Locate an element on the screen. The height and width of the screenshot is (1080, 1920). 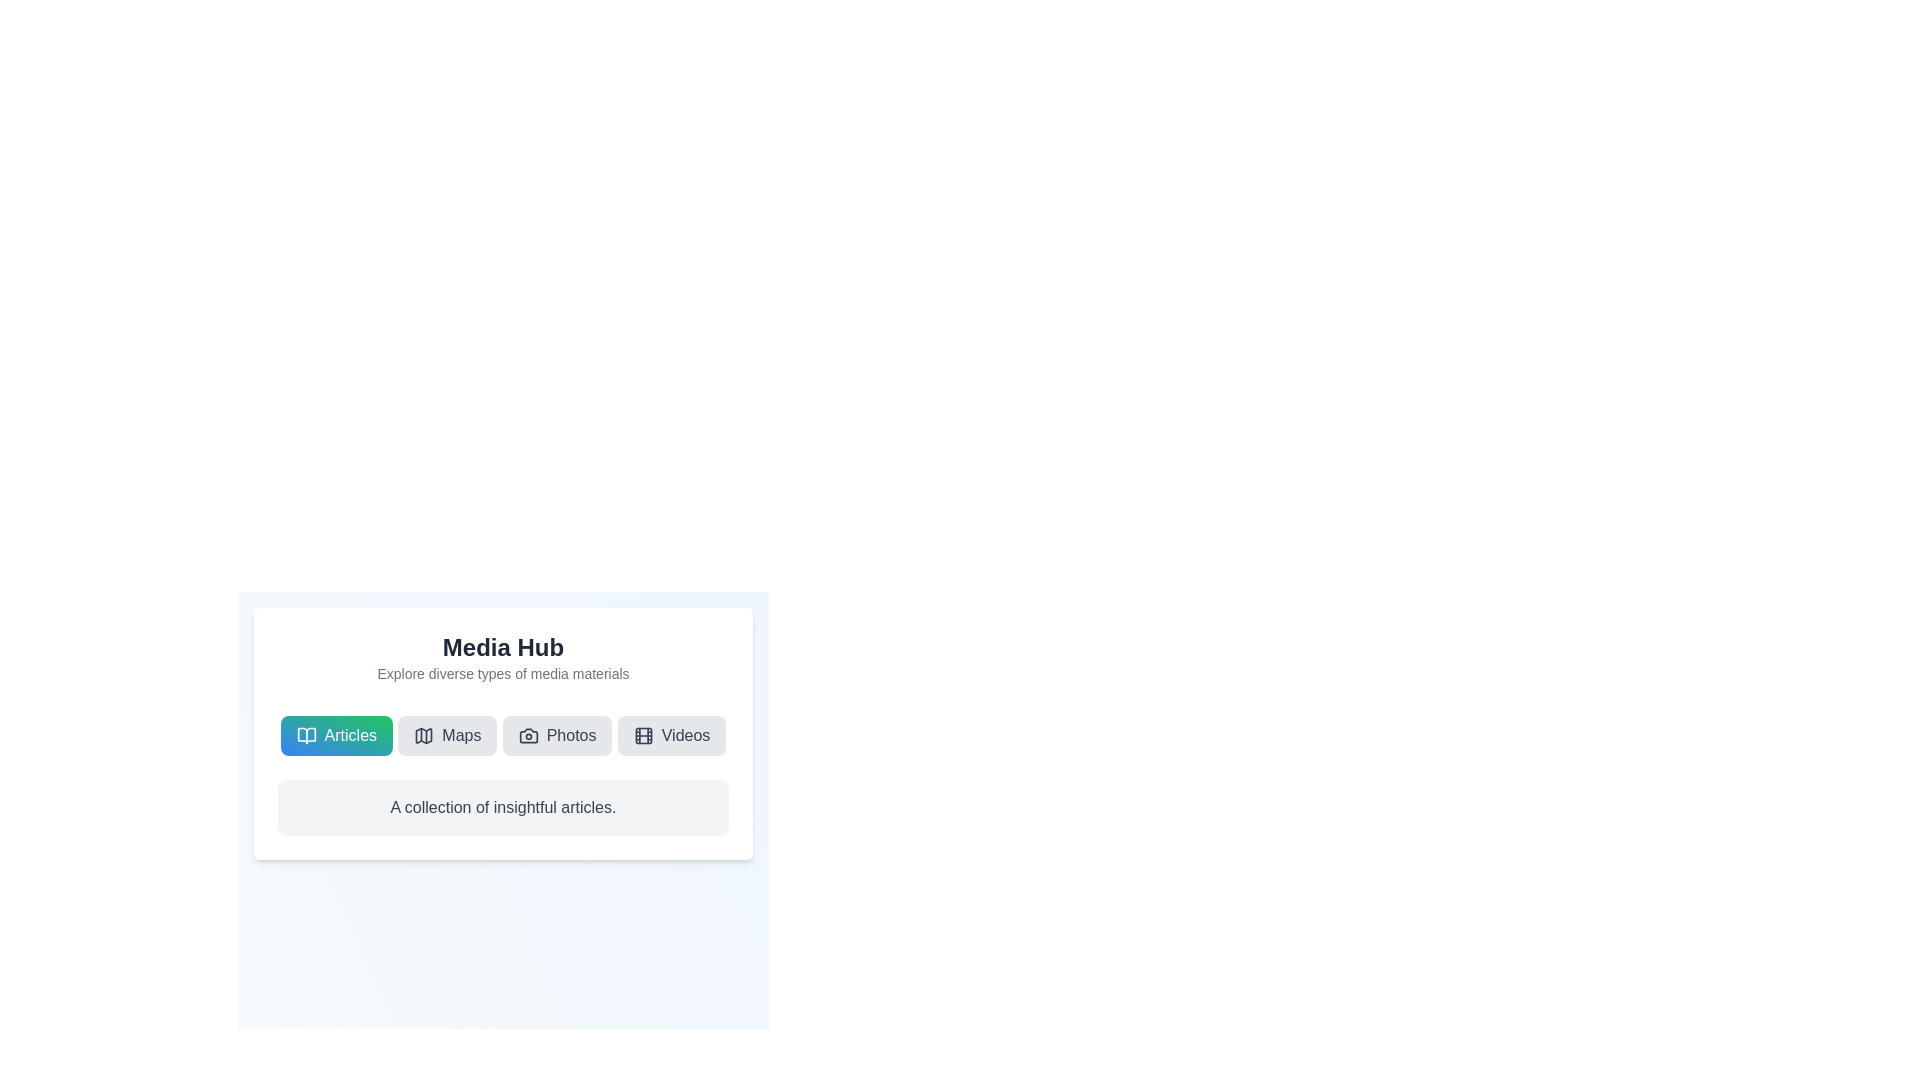
the 'Photos' label within the button that denotes the purpose of the button it is part of, located third from the left in a horizontal set of selectable items is located at coordinates (570, 736).